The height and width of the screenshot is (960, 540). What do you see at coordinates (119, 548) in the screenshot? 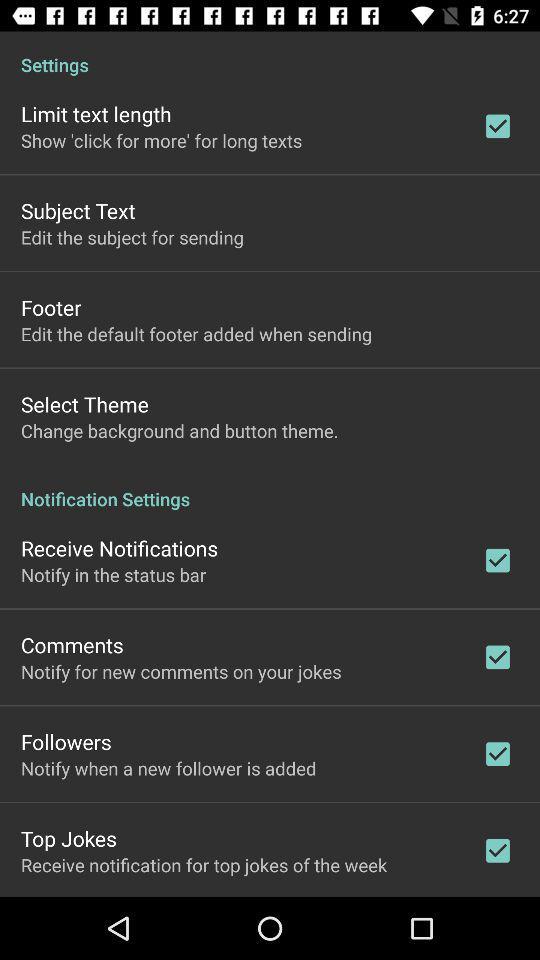
I see `receive notifications` at bounding box center [119, 548].